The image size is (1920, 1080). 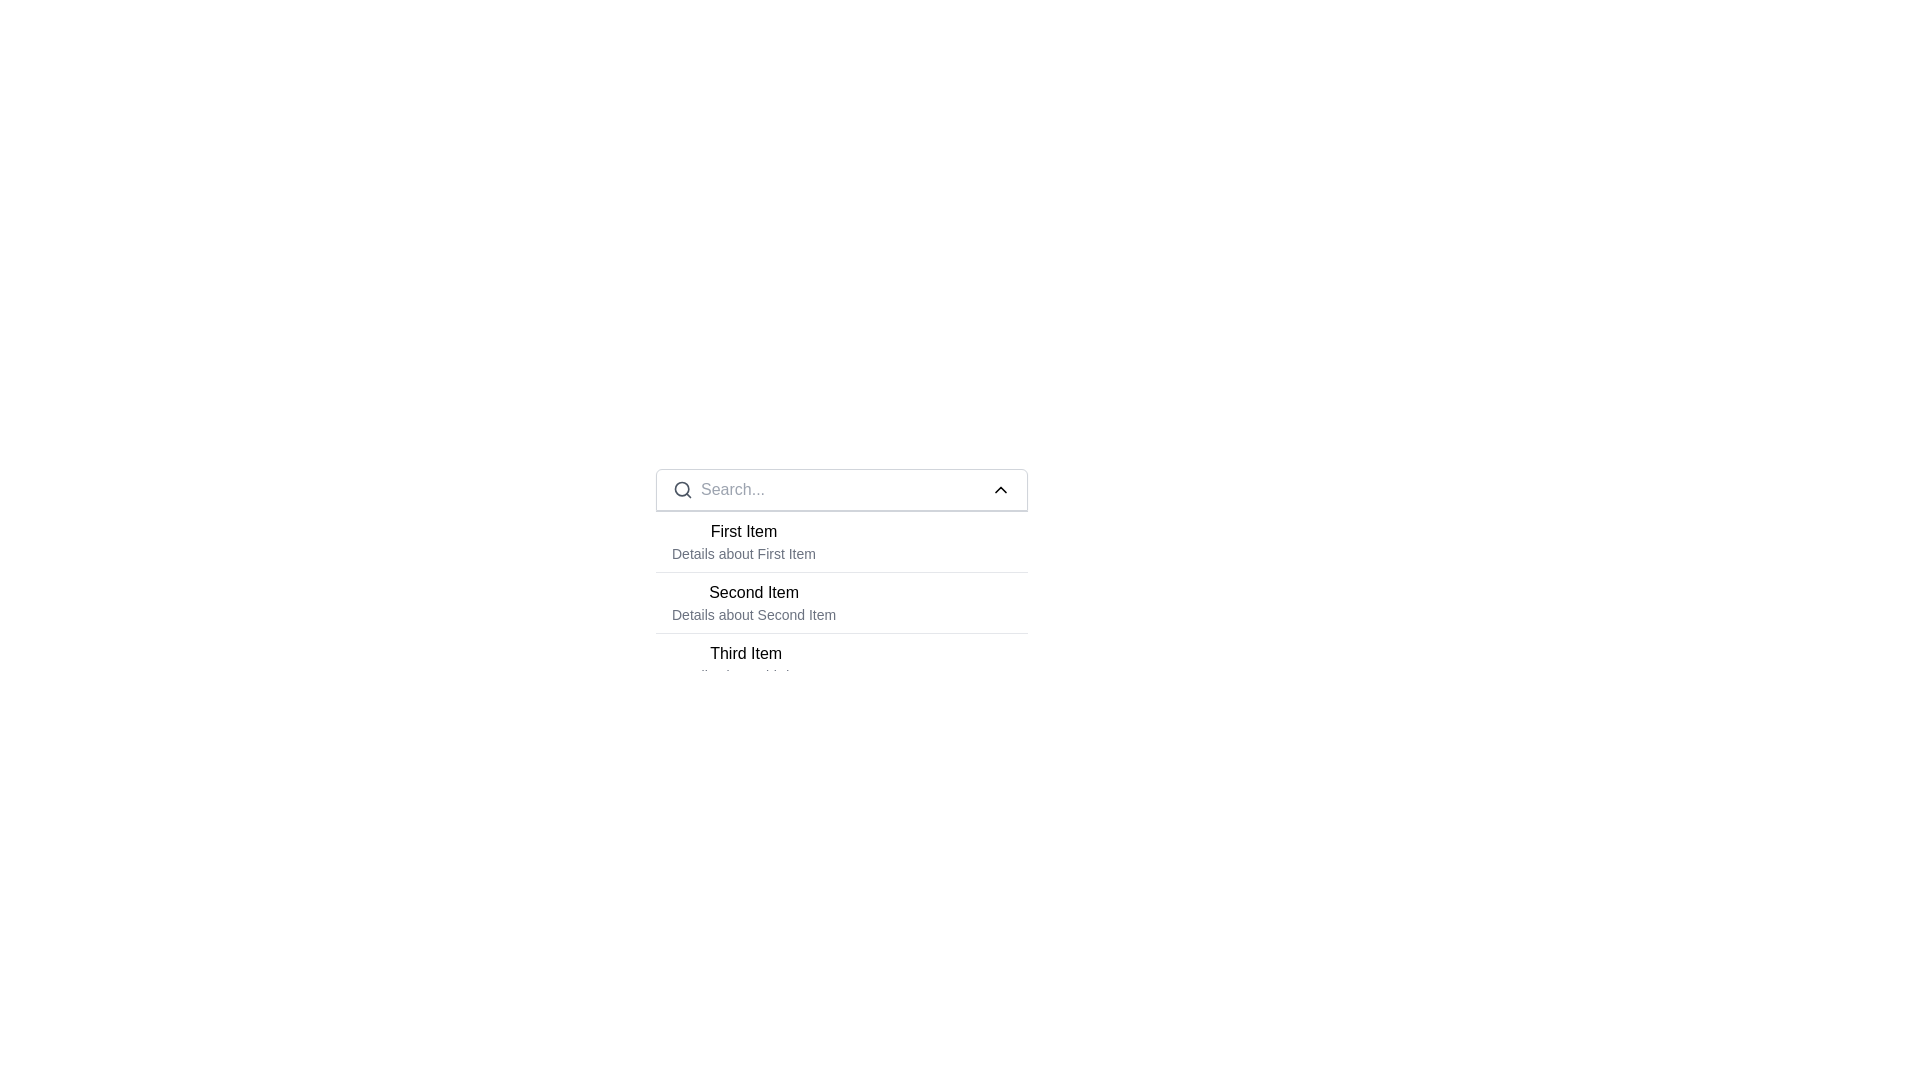 What do you see at coordinates (841, 663) in the screenshot?
I see `the third item in the list labeled 'Third Item'` at bounding box center [841, 663].